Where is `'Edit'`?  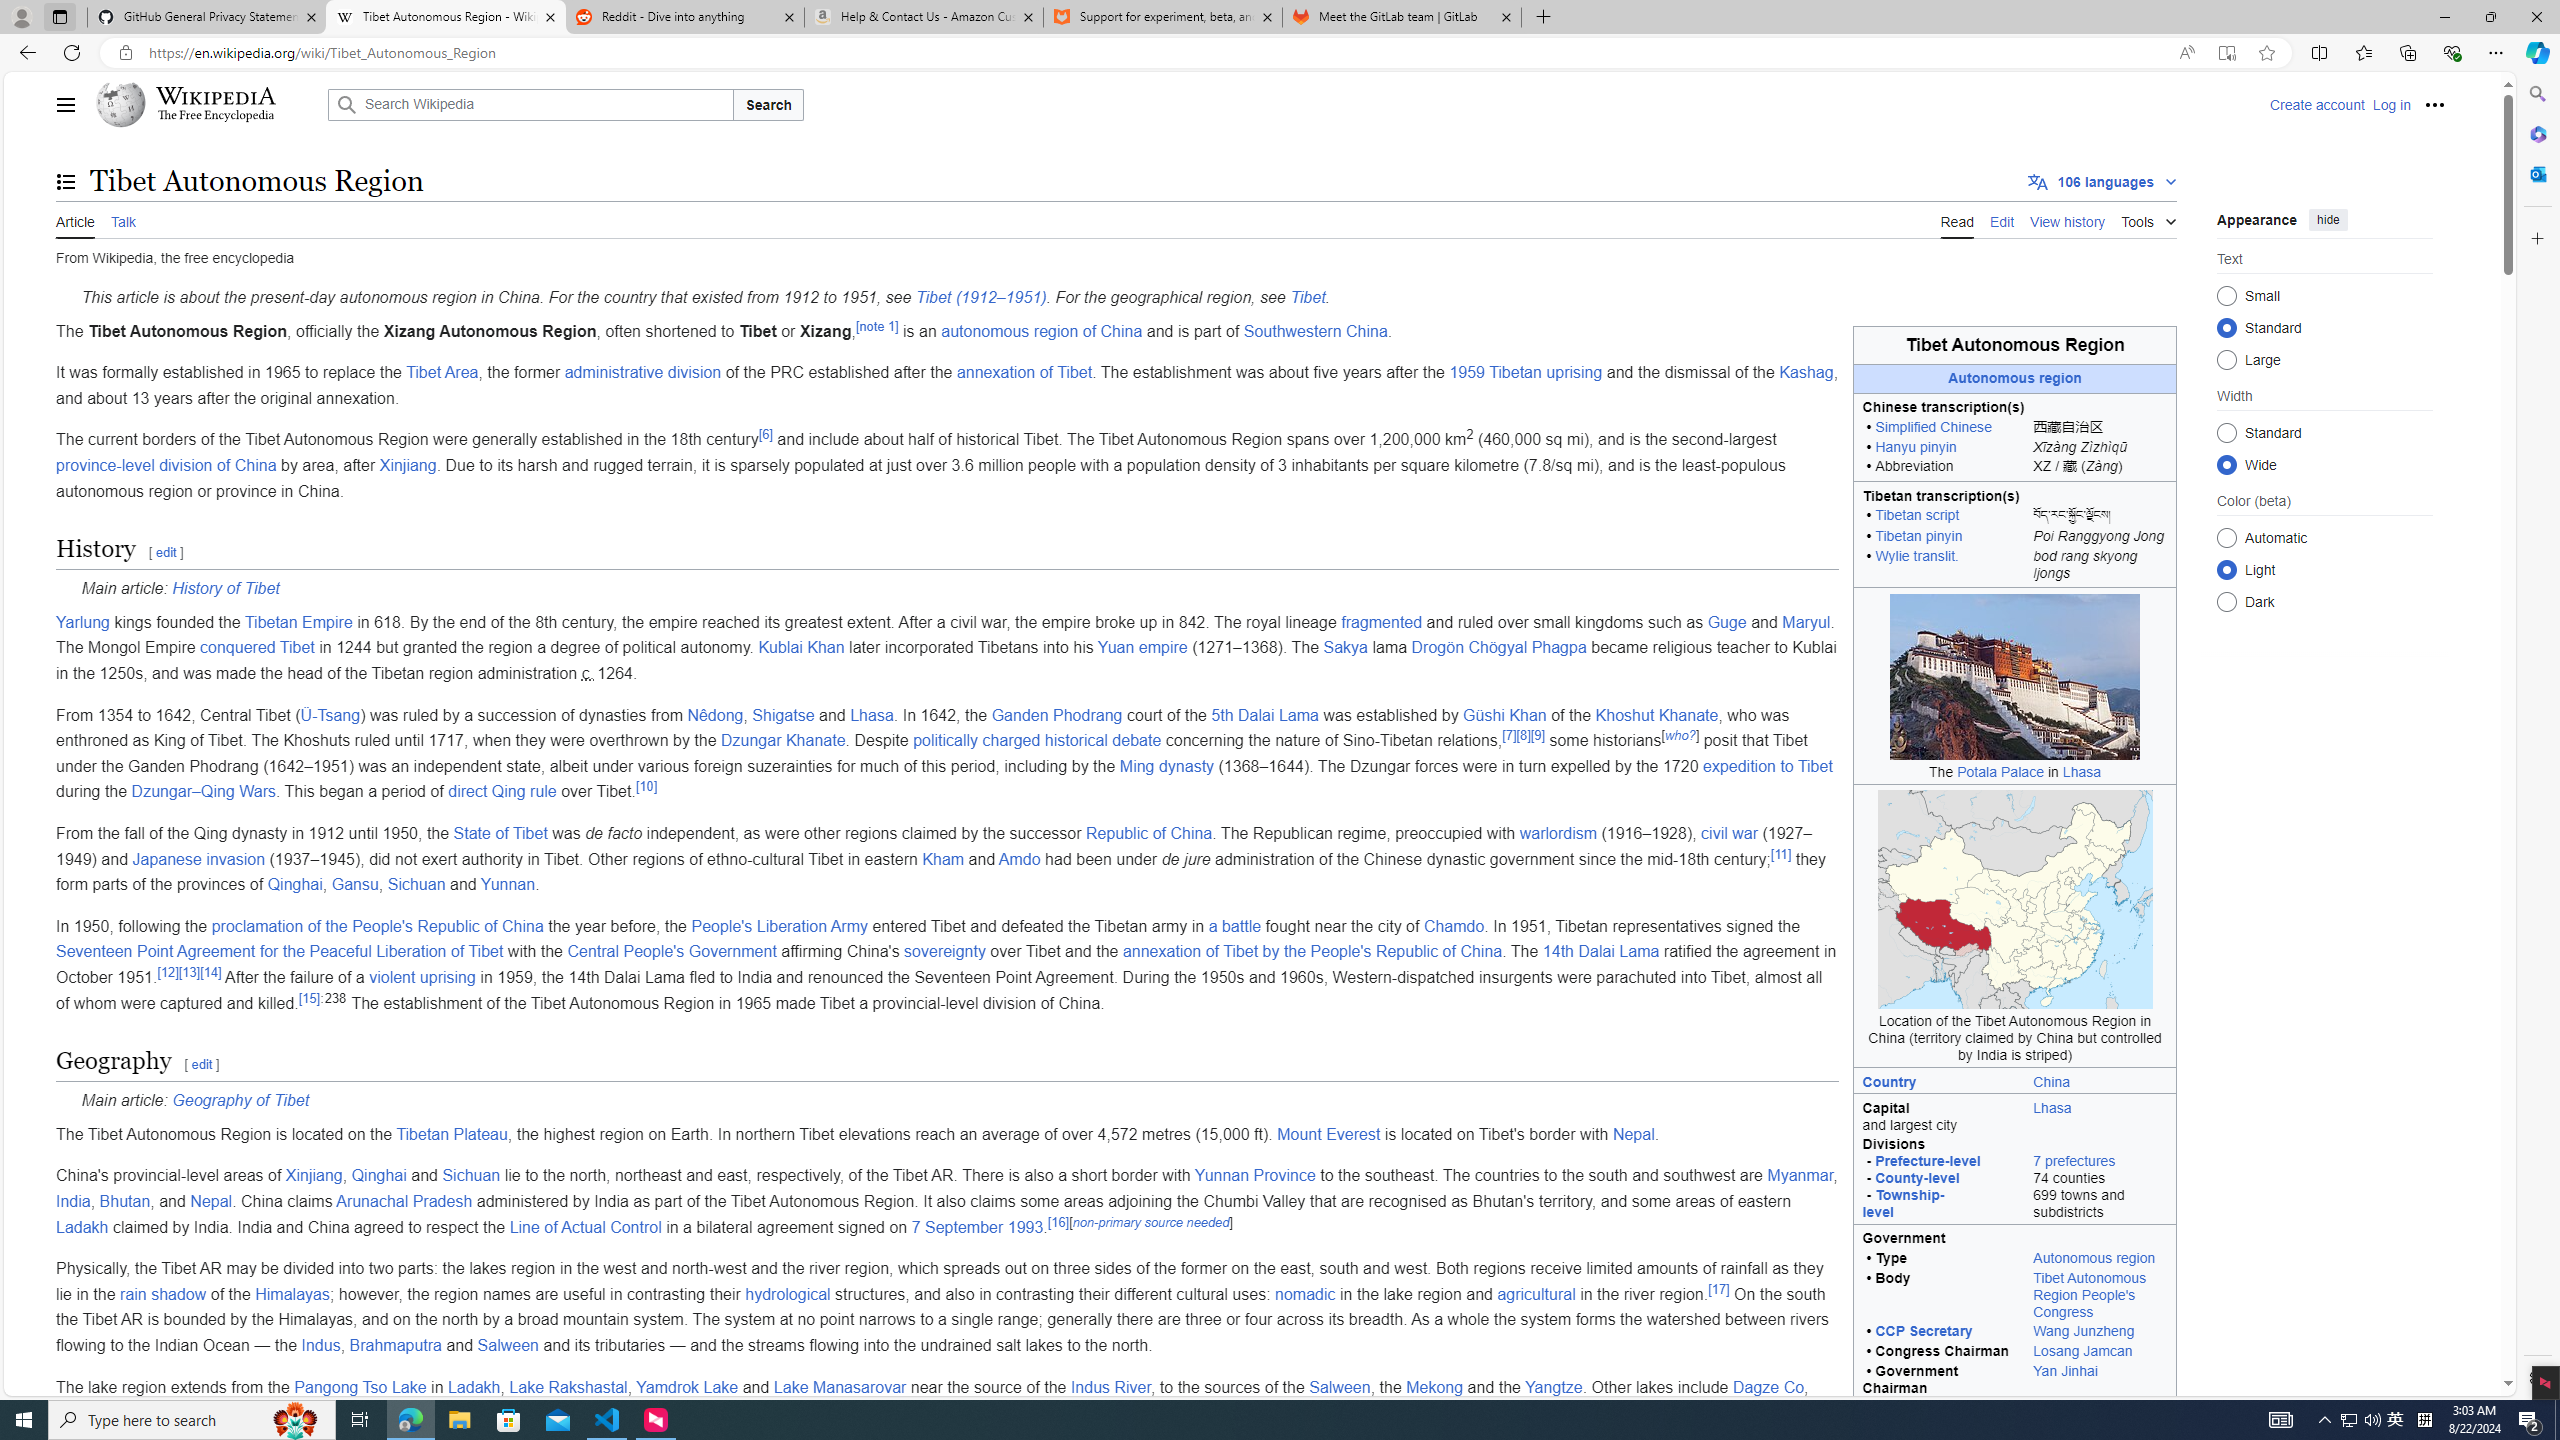
'Edit' is located at coordinates (2001, 219).